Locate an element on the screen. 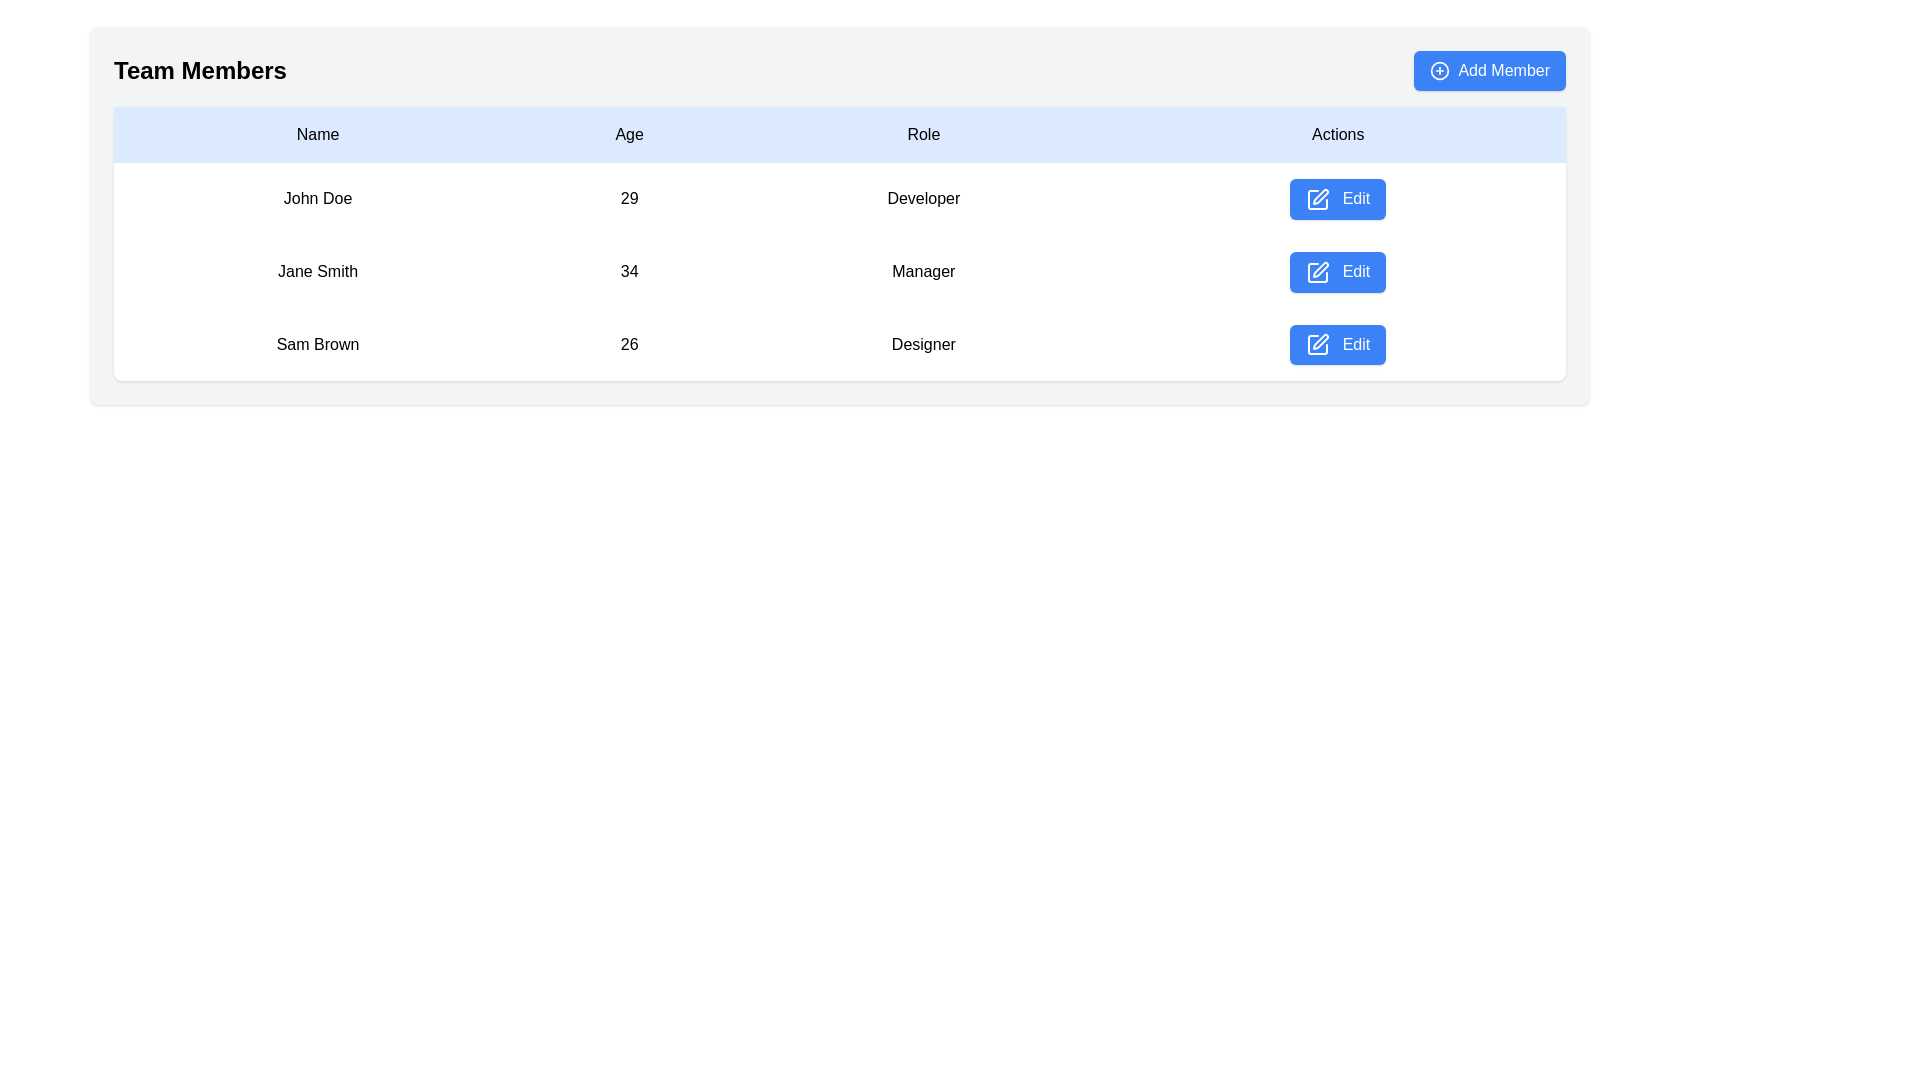 The image size is (1920, 1080). the text label identifying the team member 'Sam Brown' located in the third row of the table under the 'Name' column is located at coordinates (316, 343).